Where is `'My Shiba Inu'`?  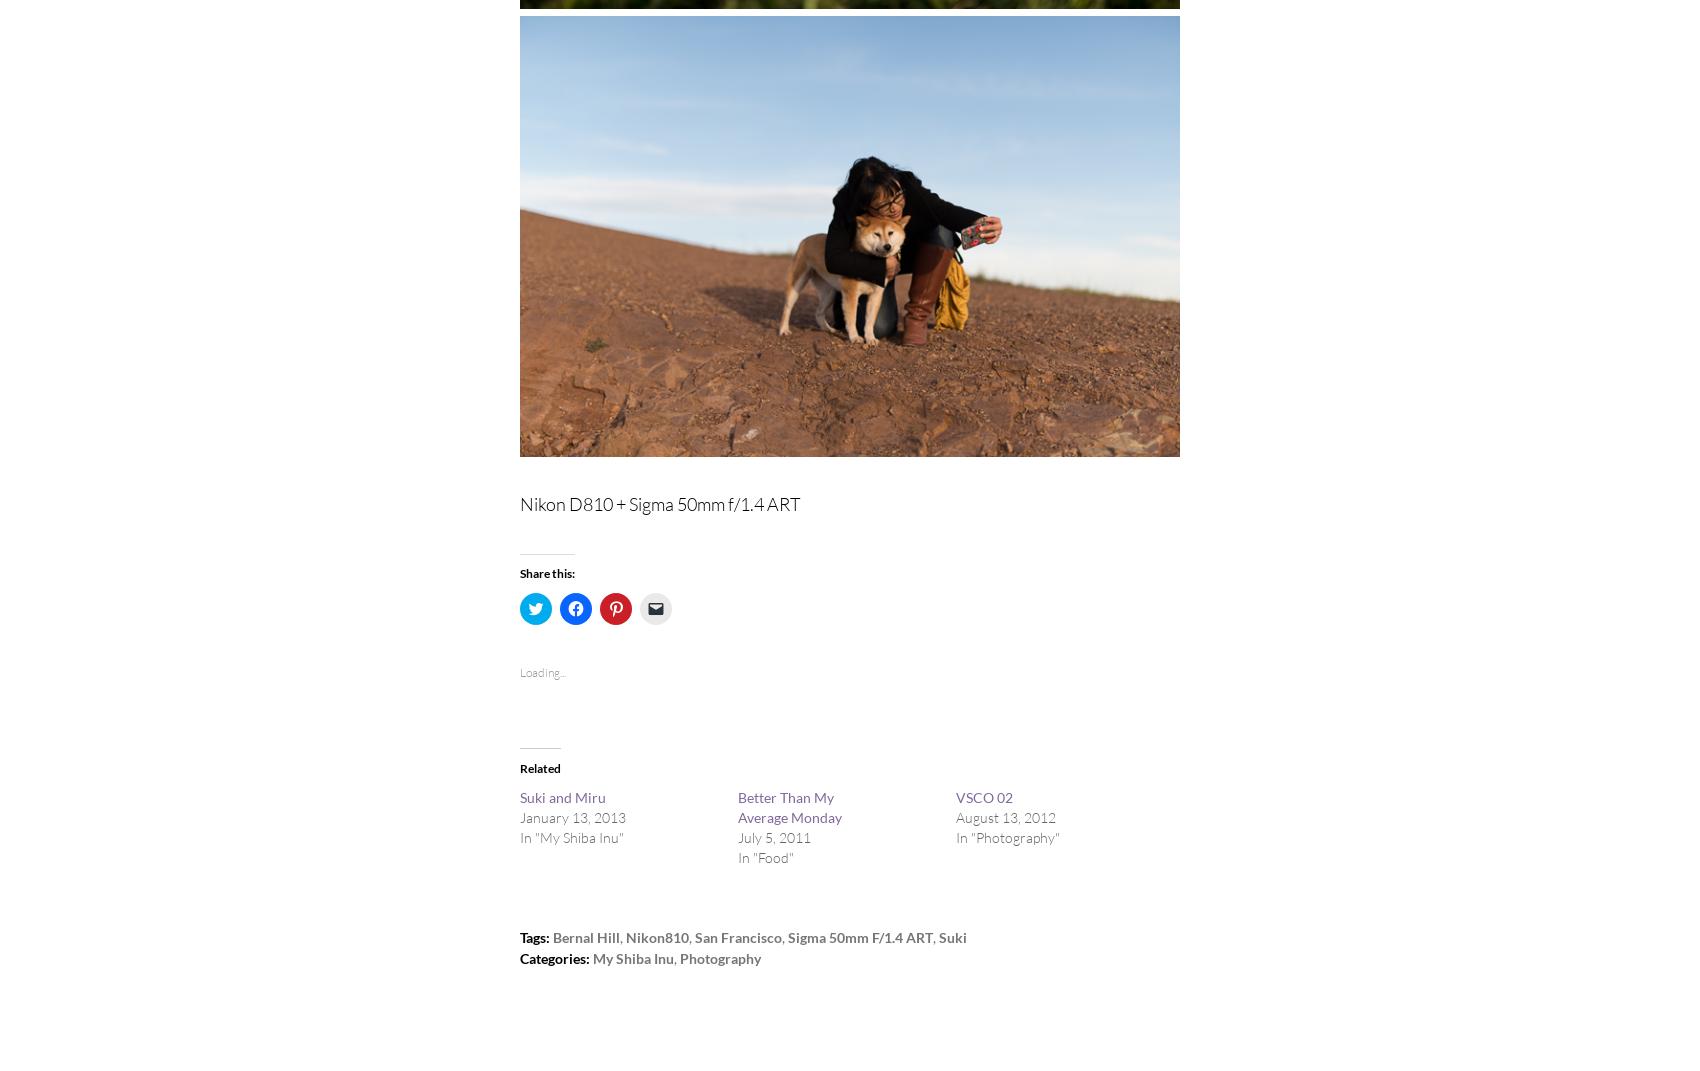
'My Shiba Inu' is located at coordinates (591, 957).